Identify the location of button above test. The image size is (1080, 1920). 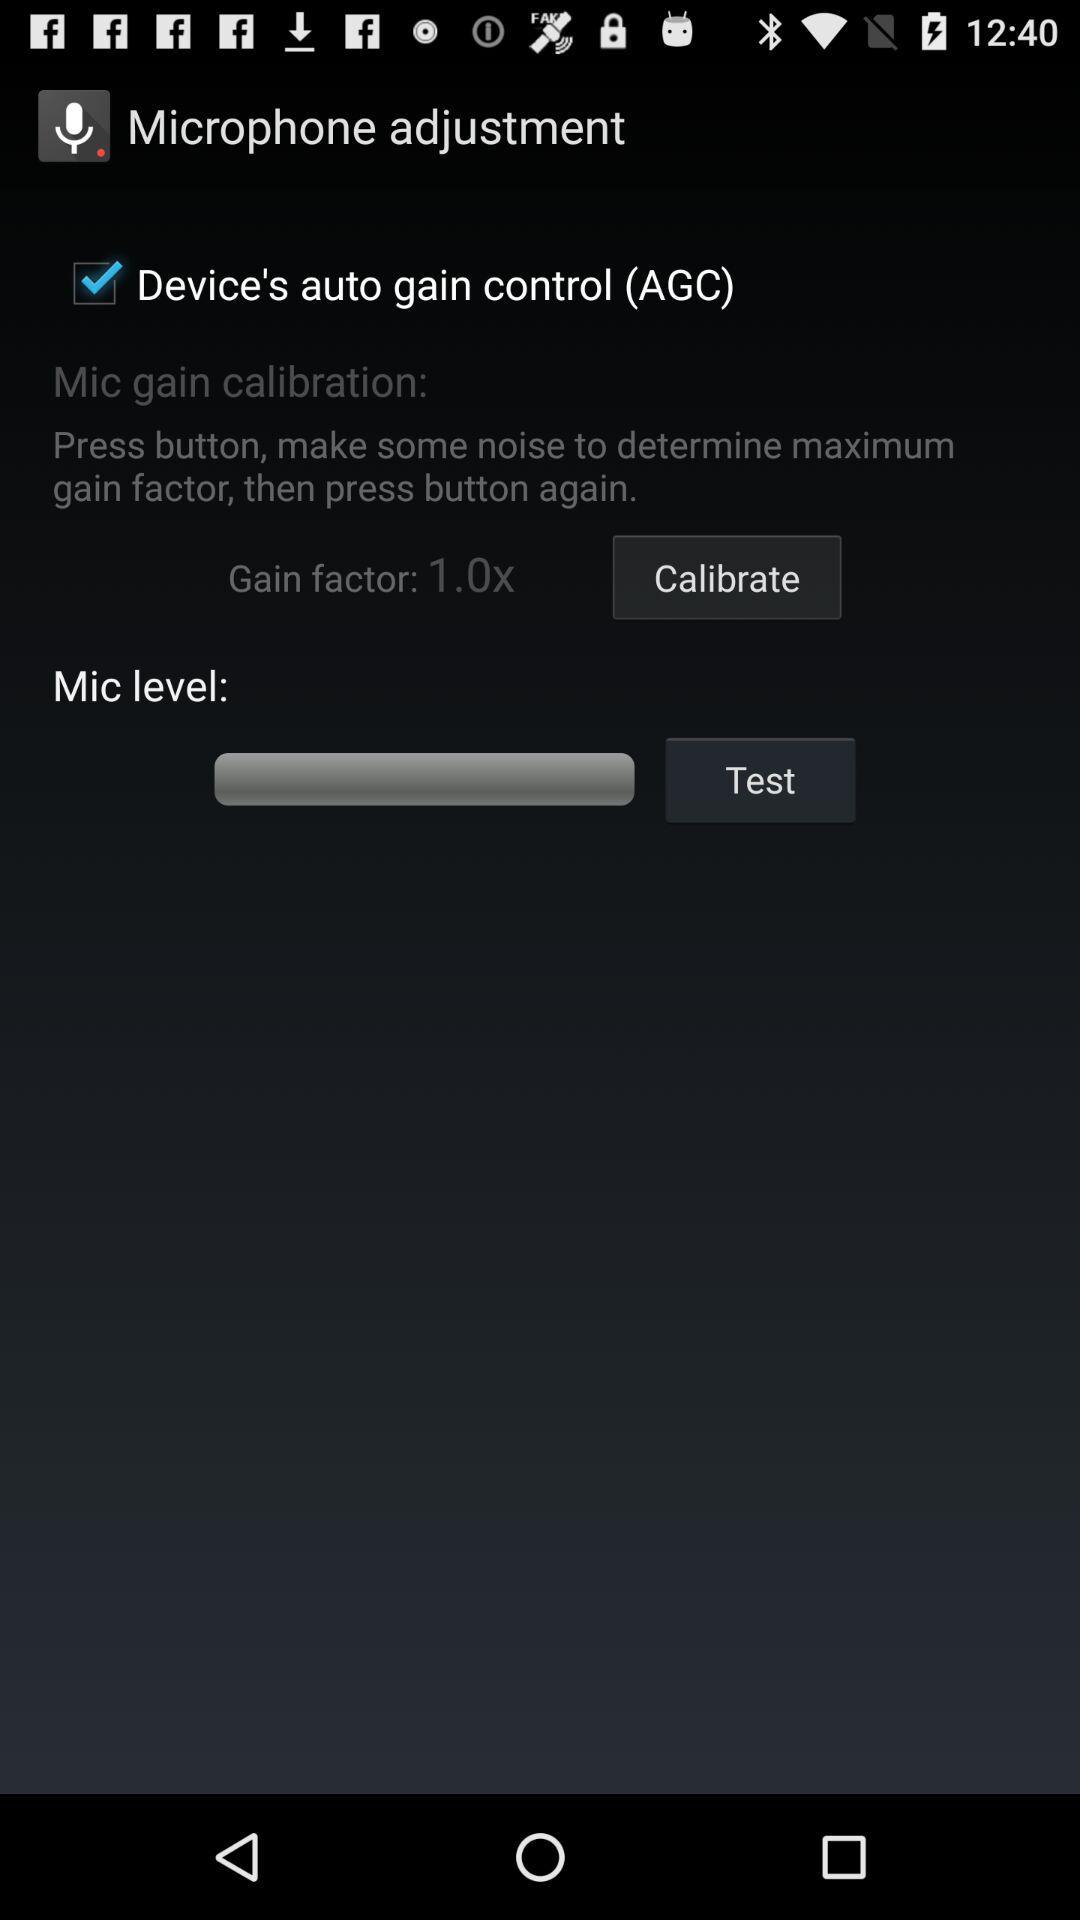
(727, 576).